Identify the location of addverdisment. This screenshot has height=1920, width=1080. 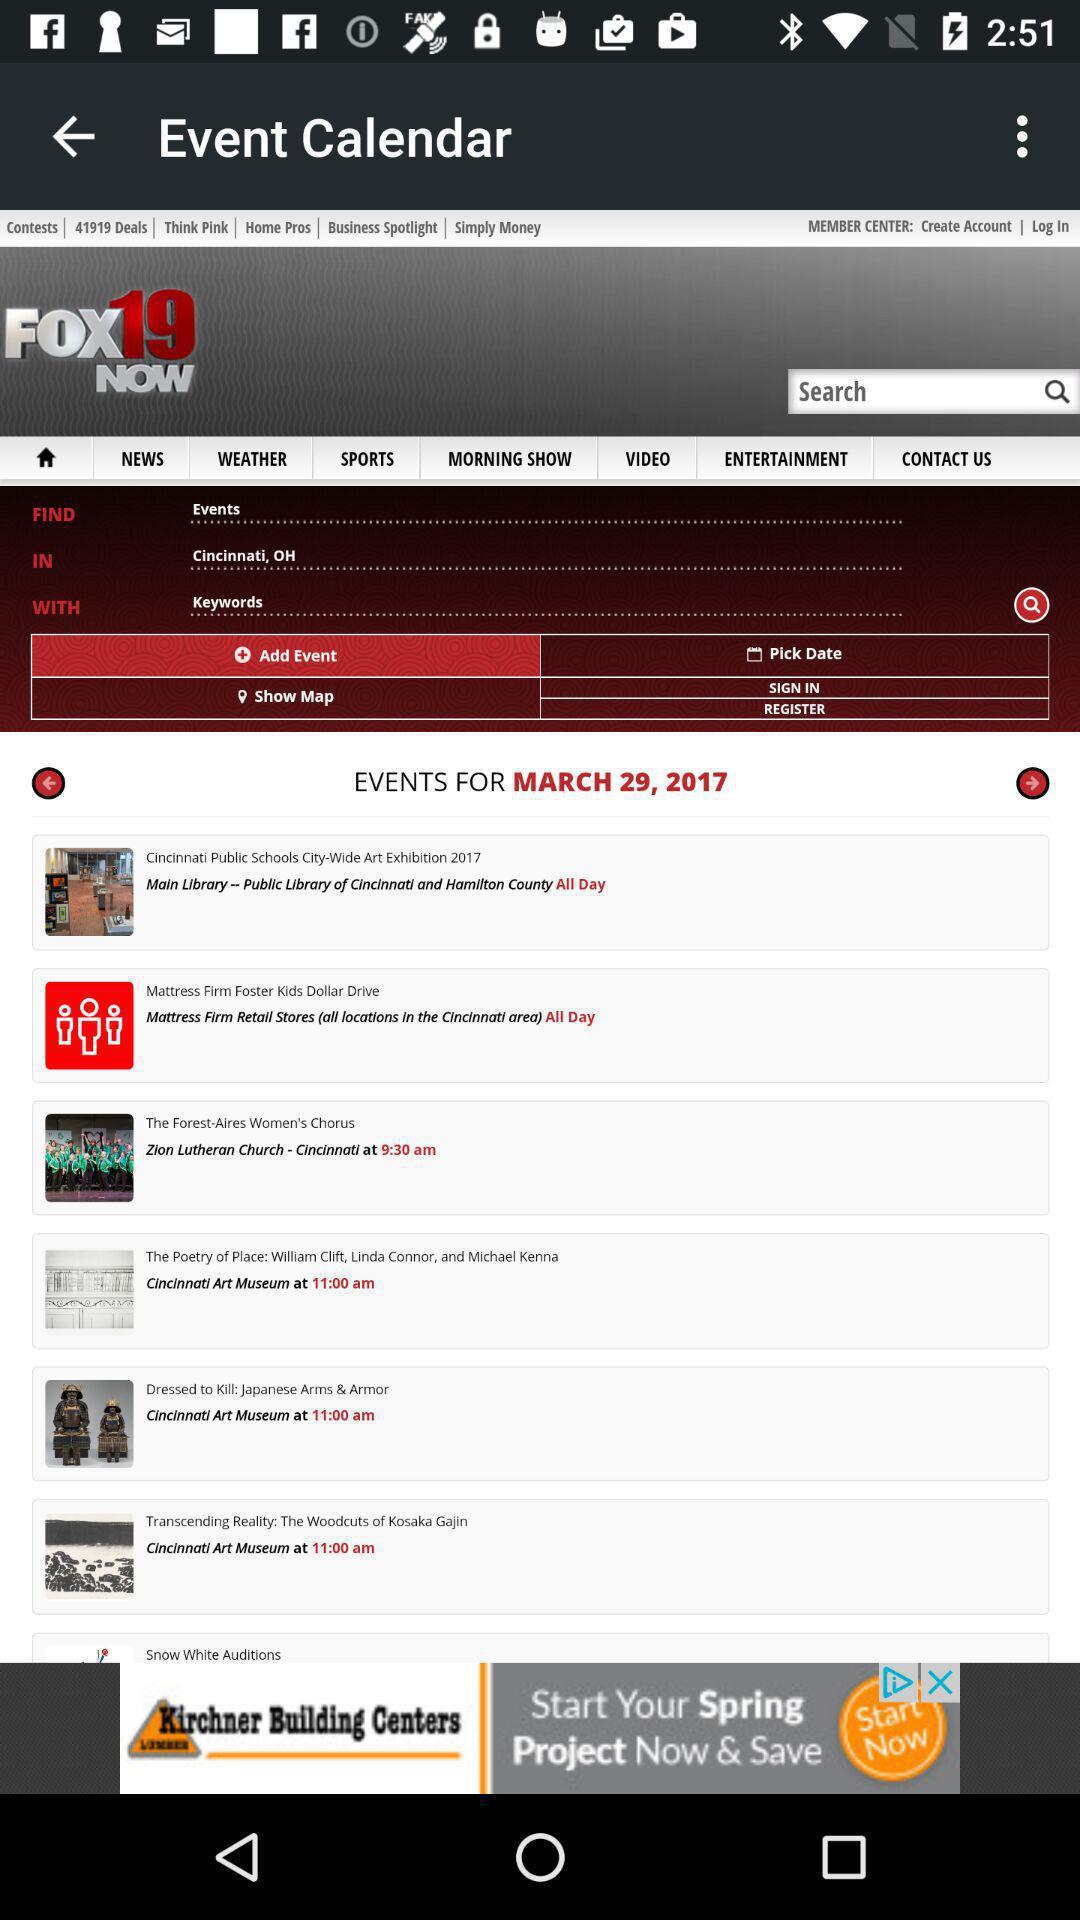
(540, 1727).